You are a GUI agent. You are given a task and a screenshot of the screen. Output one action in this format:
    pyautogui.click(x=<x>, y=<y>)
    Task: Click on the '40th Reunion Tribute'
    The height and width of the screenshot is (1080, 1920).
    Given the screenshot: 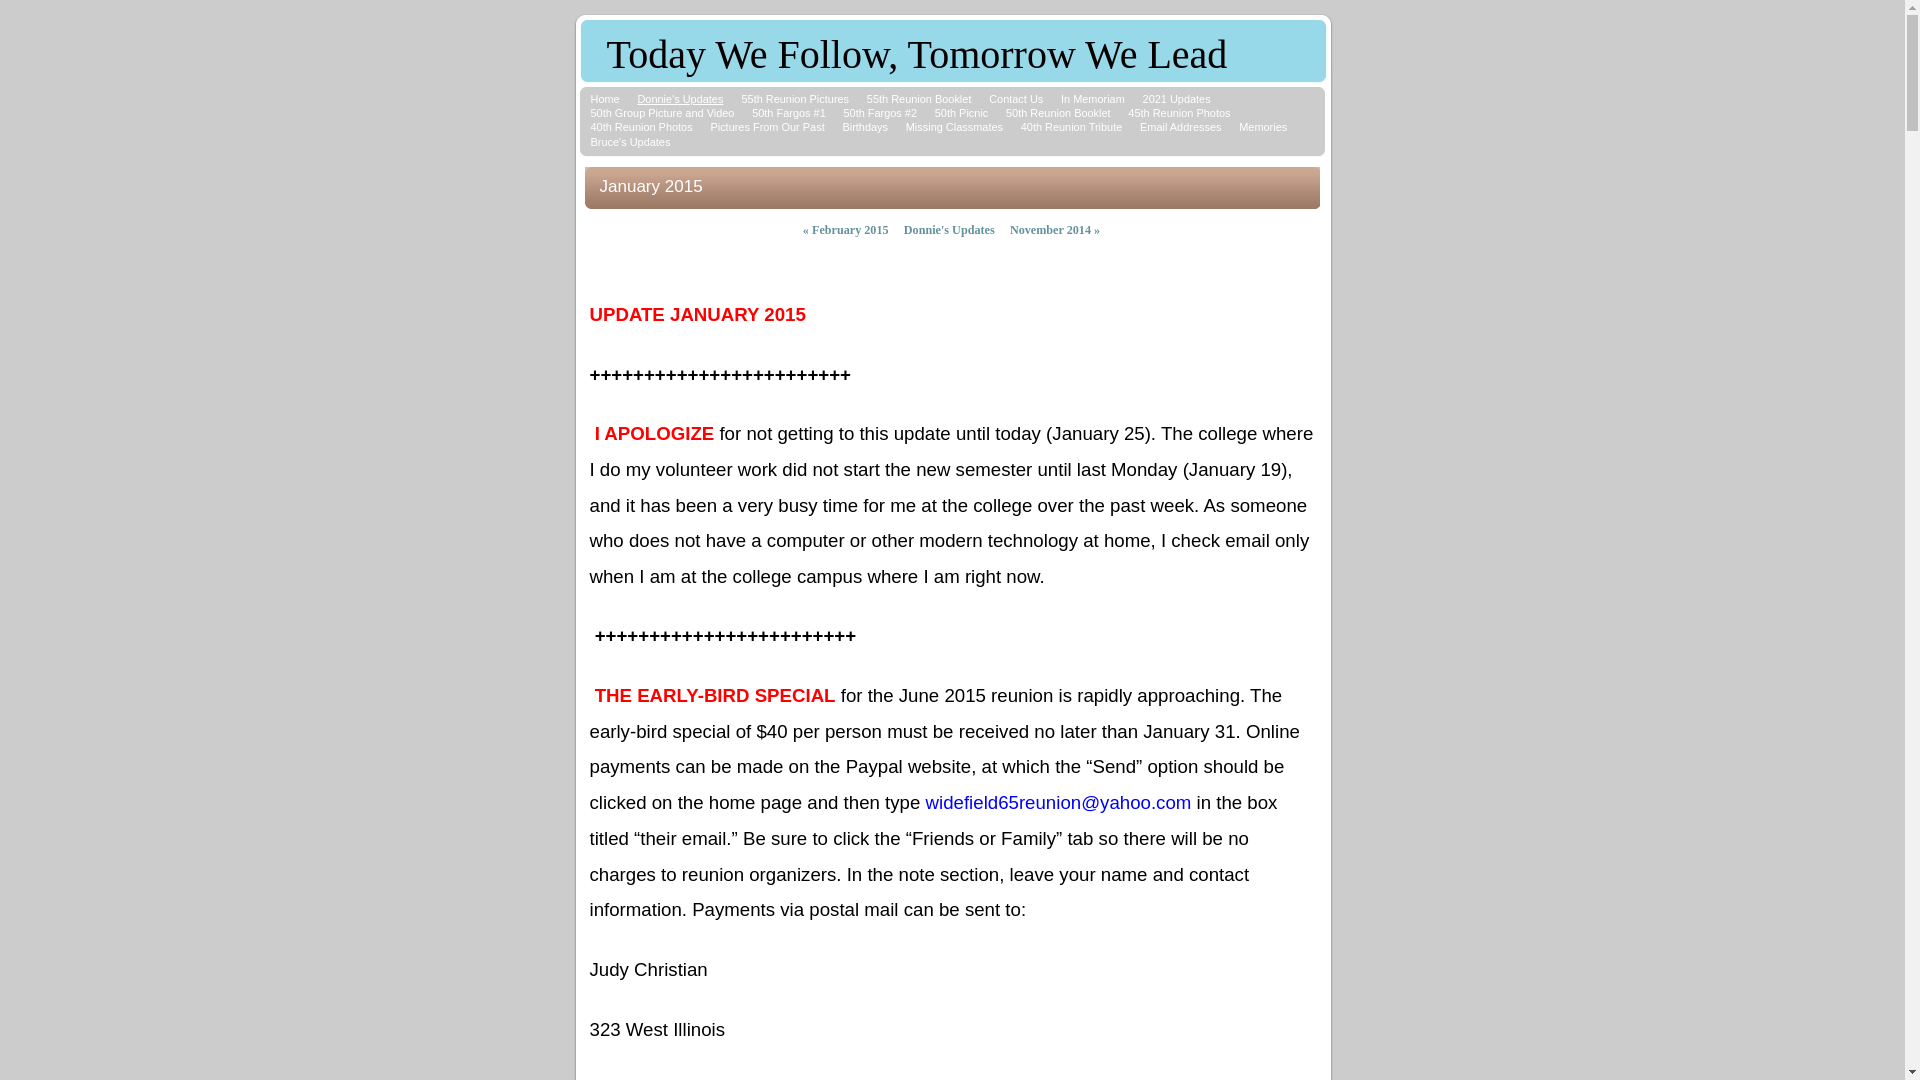 What is the action you would take?
    pyautogui.click(x=1070, y=127)
    